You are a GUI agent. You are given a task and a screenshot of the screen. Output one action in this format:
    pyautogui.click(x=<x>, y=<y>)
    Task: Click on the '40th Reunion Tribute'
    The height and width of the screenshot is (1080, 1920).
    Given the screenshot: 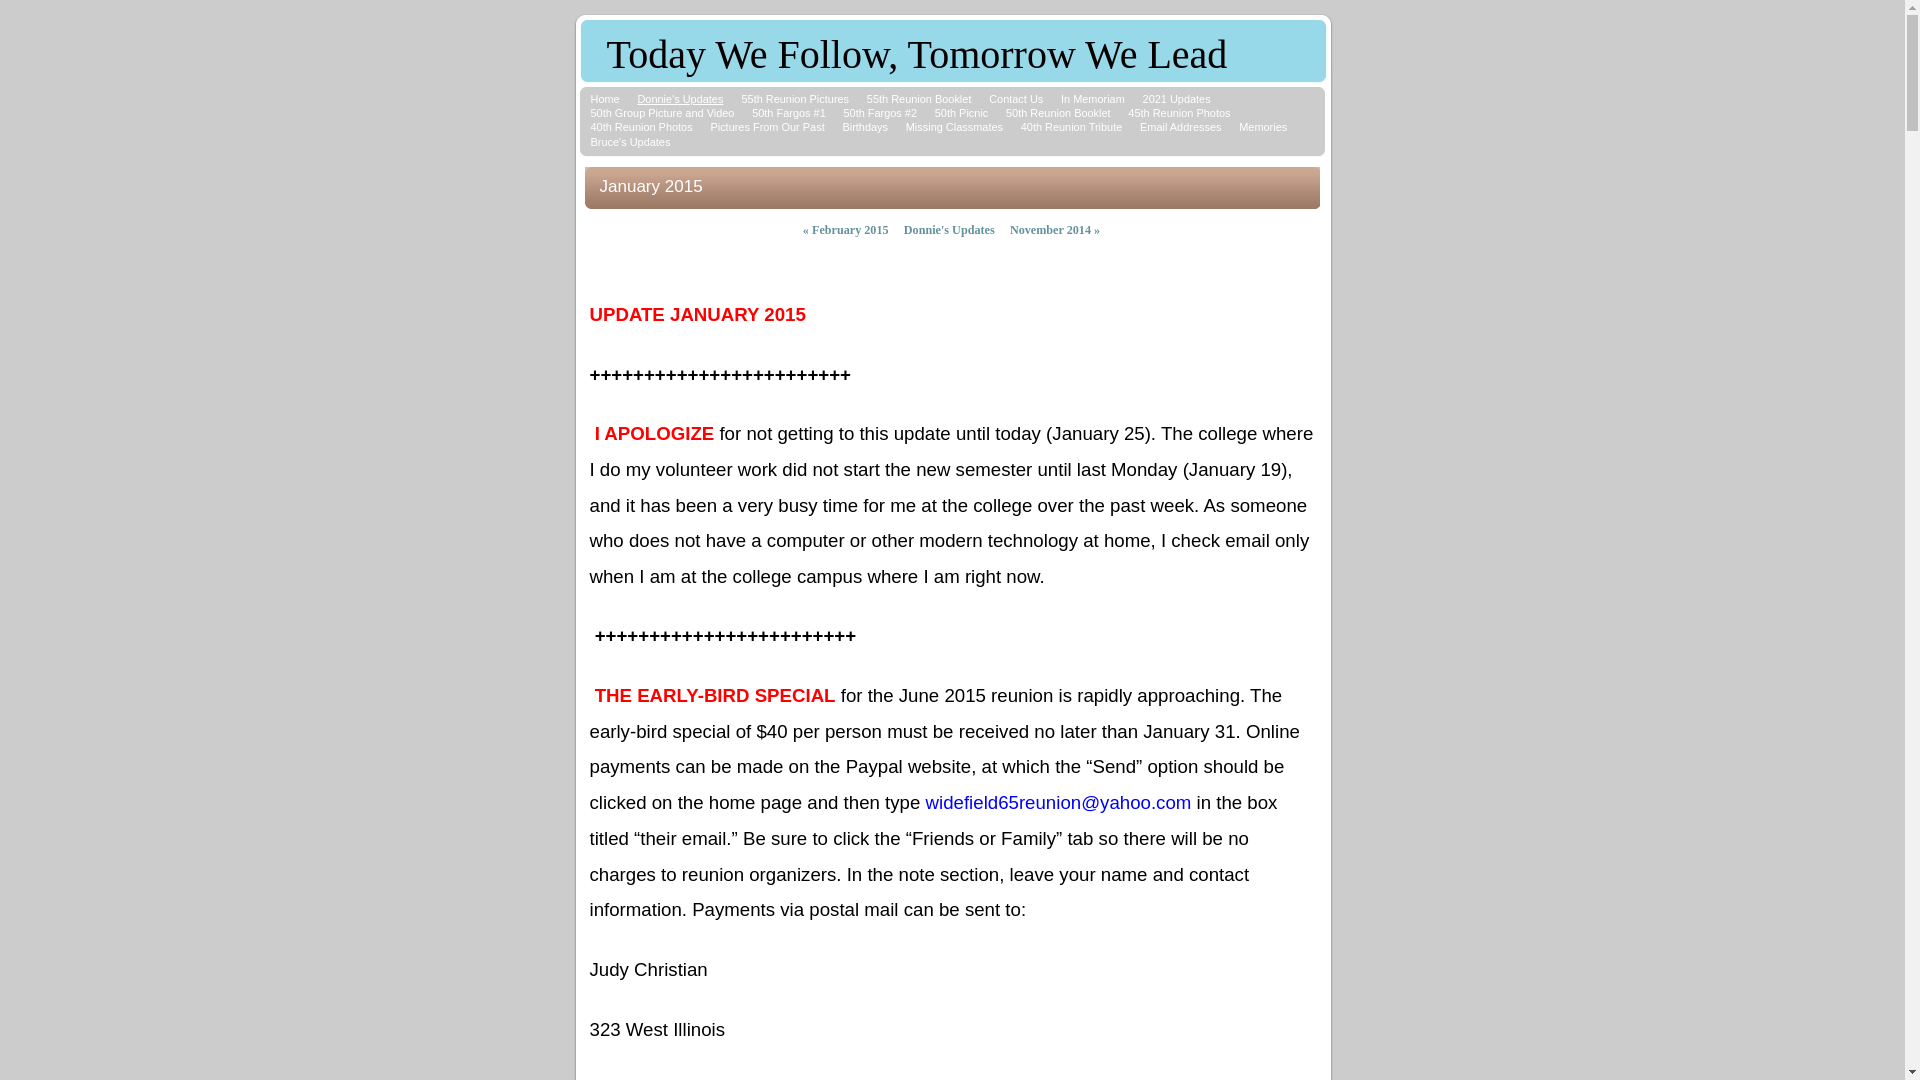 What is the action you would take?
    pyautogui.click(x=1070, y=127)
    